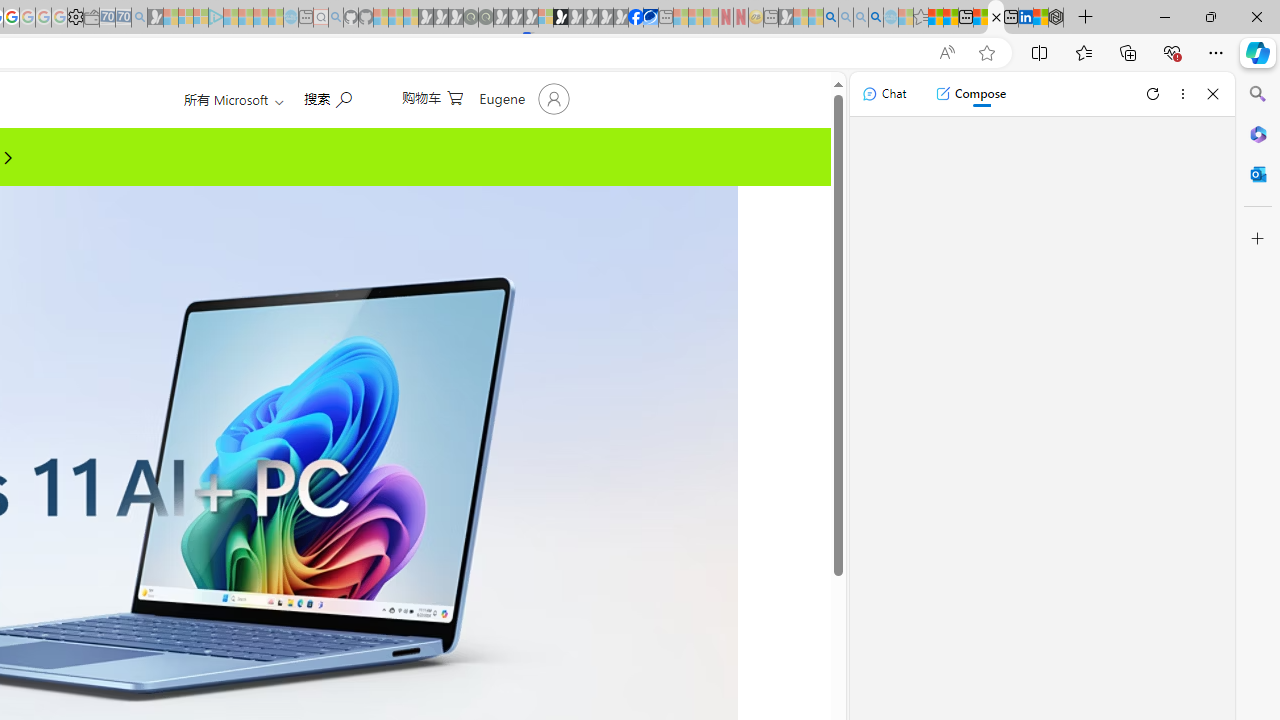 This screenshot has width=1280, height=720. Describe the element at coordinates (1025, 17) in the screenshot. I see `'LinkedIn'` at that location.